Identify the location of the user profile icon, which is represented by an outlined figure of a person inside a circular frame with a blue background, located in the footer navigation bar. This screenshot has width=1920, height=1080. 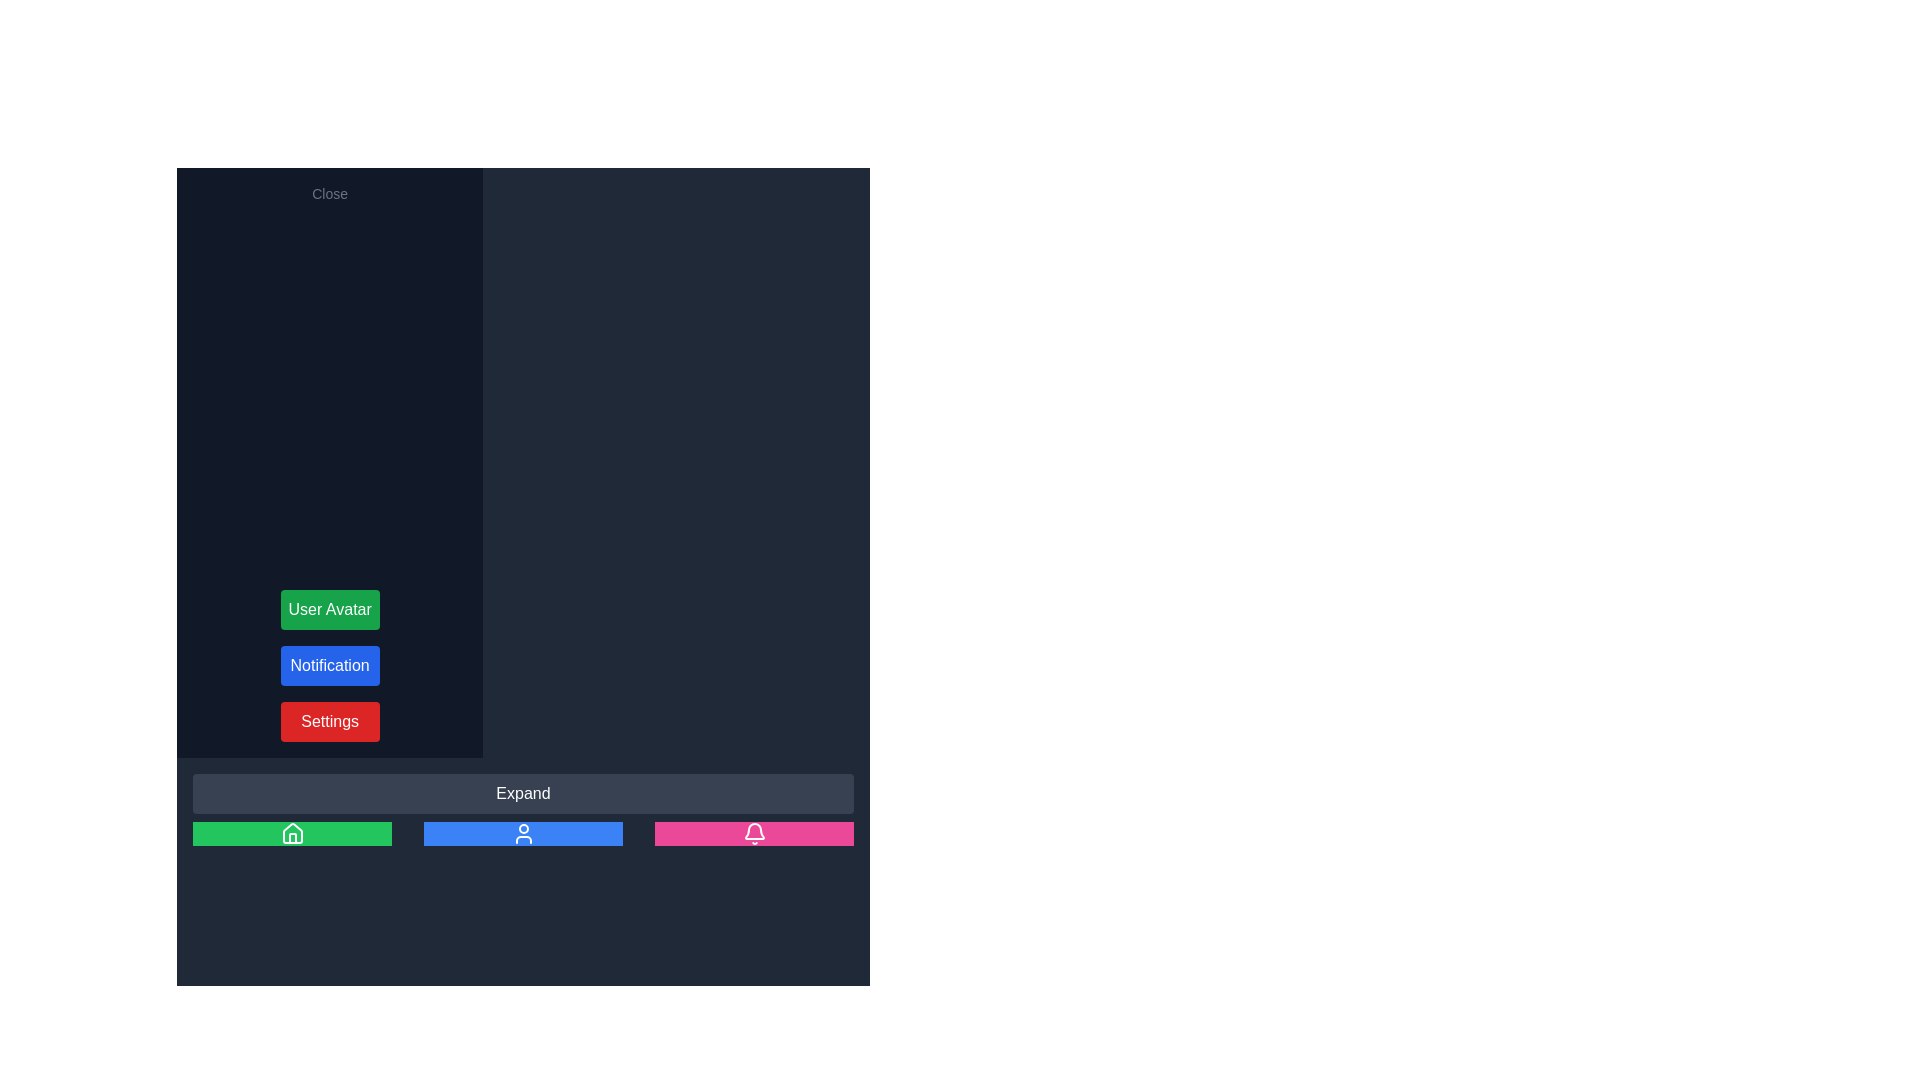
(523, 833).